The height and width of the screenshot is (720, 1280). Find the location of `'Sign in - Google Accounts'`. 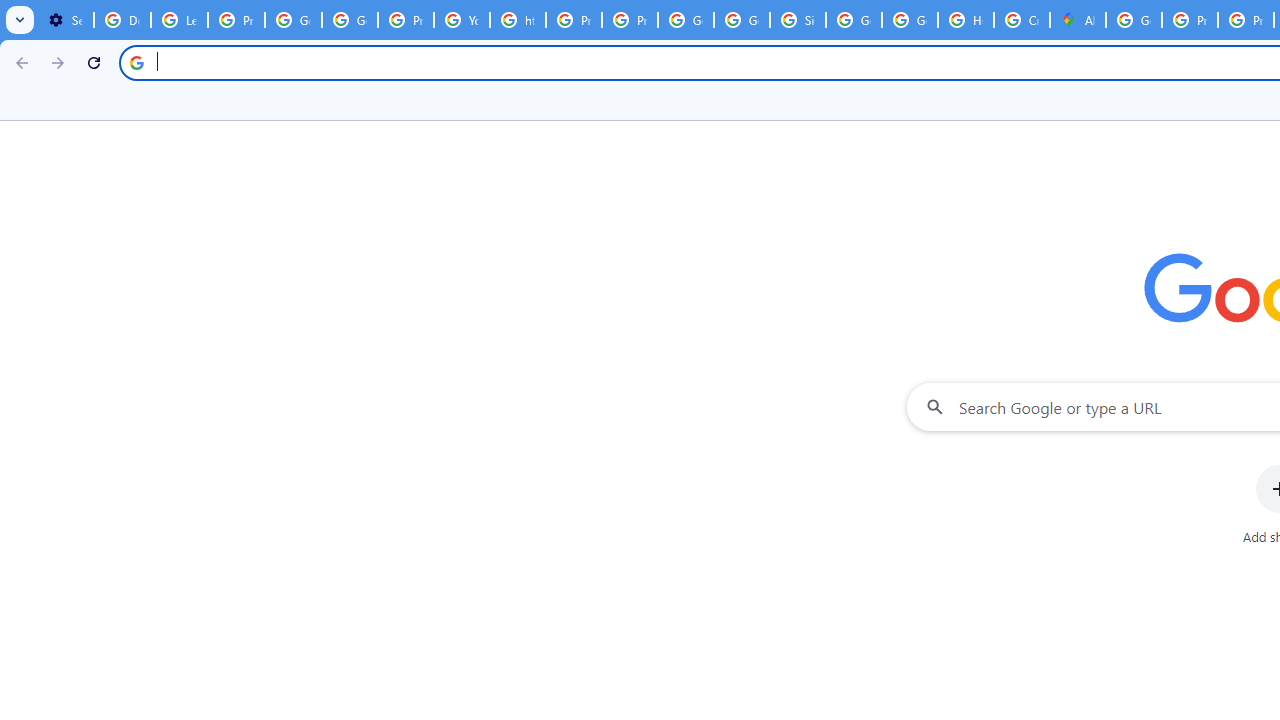

'Sign in - Google Accounts' is located at coordinates (797, 20).